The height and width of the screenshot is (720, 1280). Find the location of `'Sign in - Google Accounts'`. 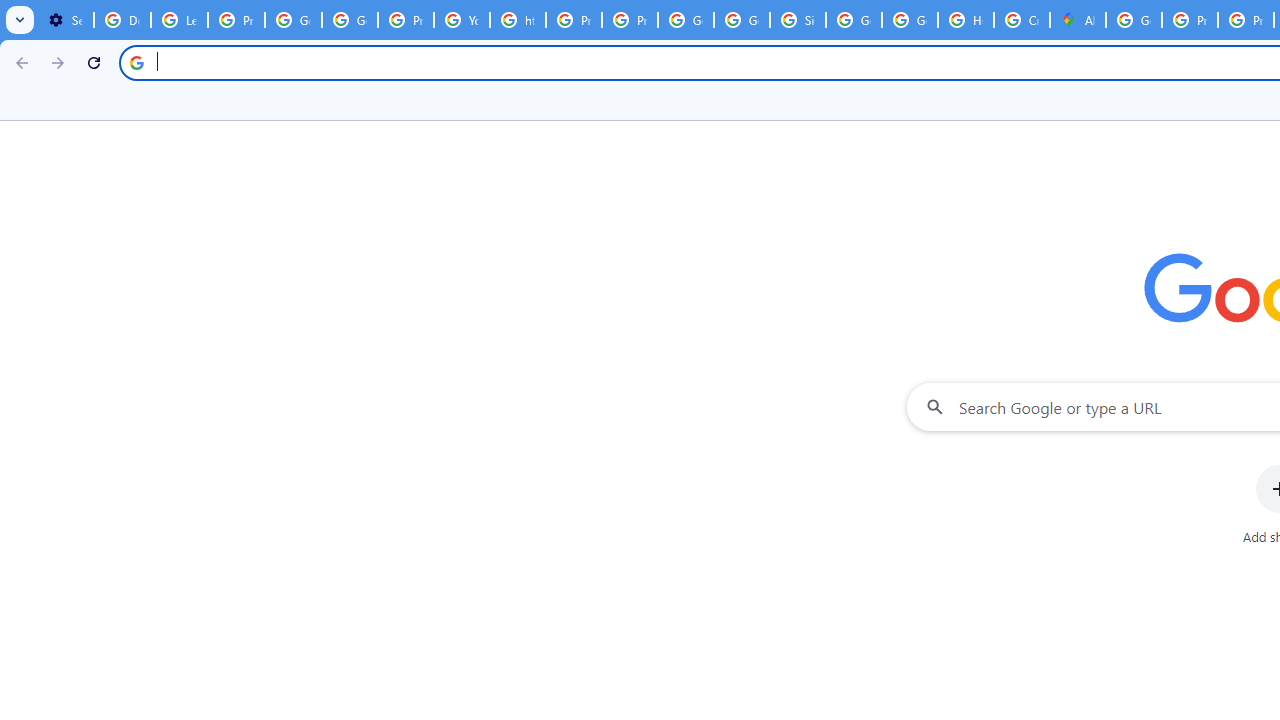

'Sign in - Google Accounts' is located at coordinates (797, 20).